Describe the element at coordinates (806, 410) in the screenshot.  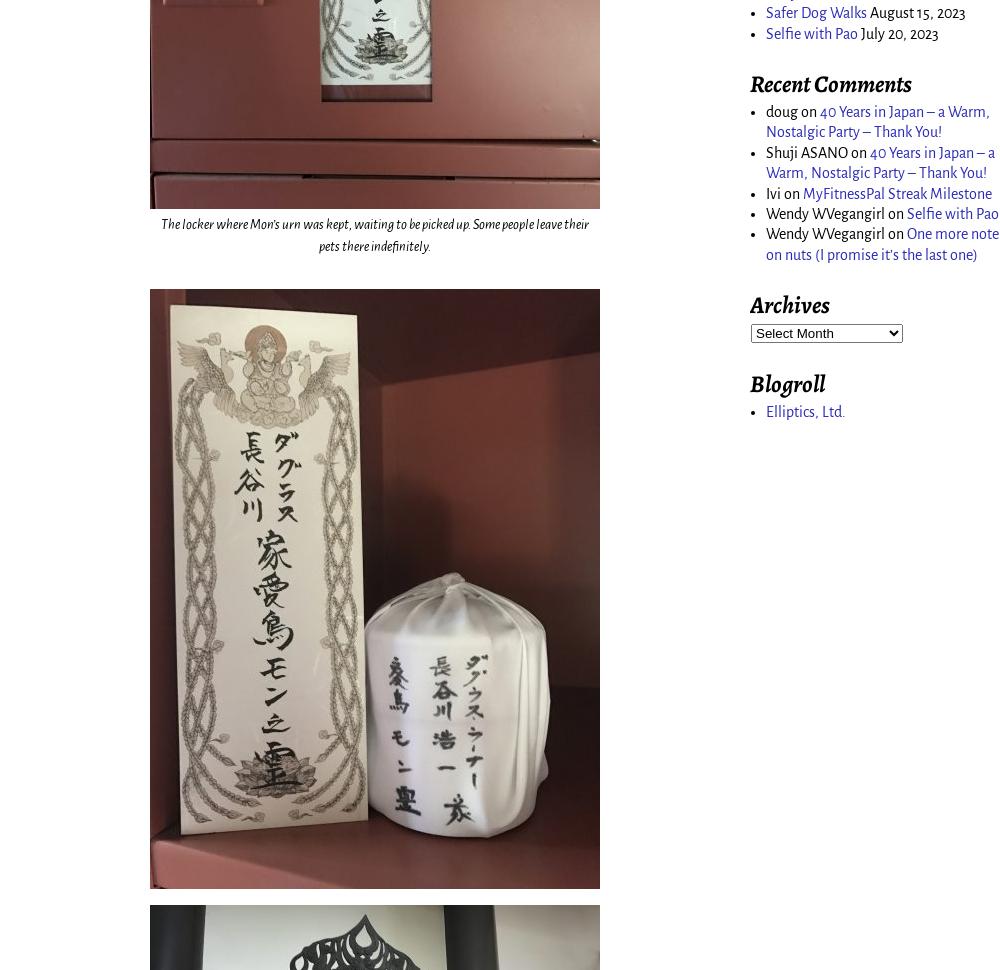
I see `'Elliptics, Ltd.'` at that location.